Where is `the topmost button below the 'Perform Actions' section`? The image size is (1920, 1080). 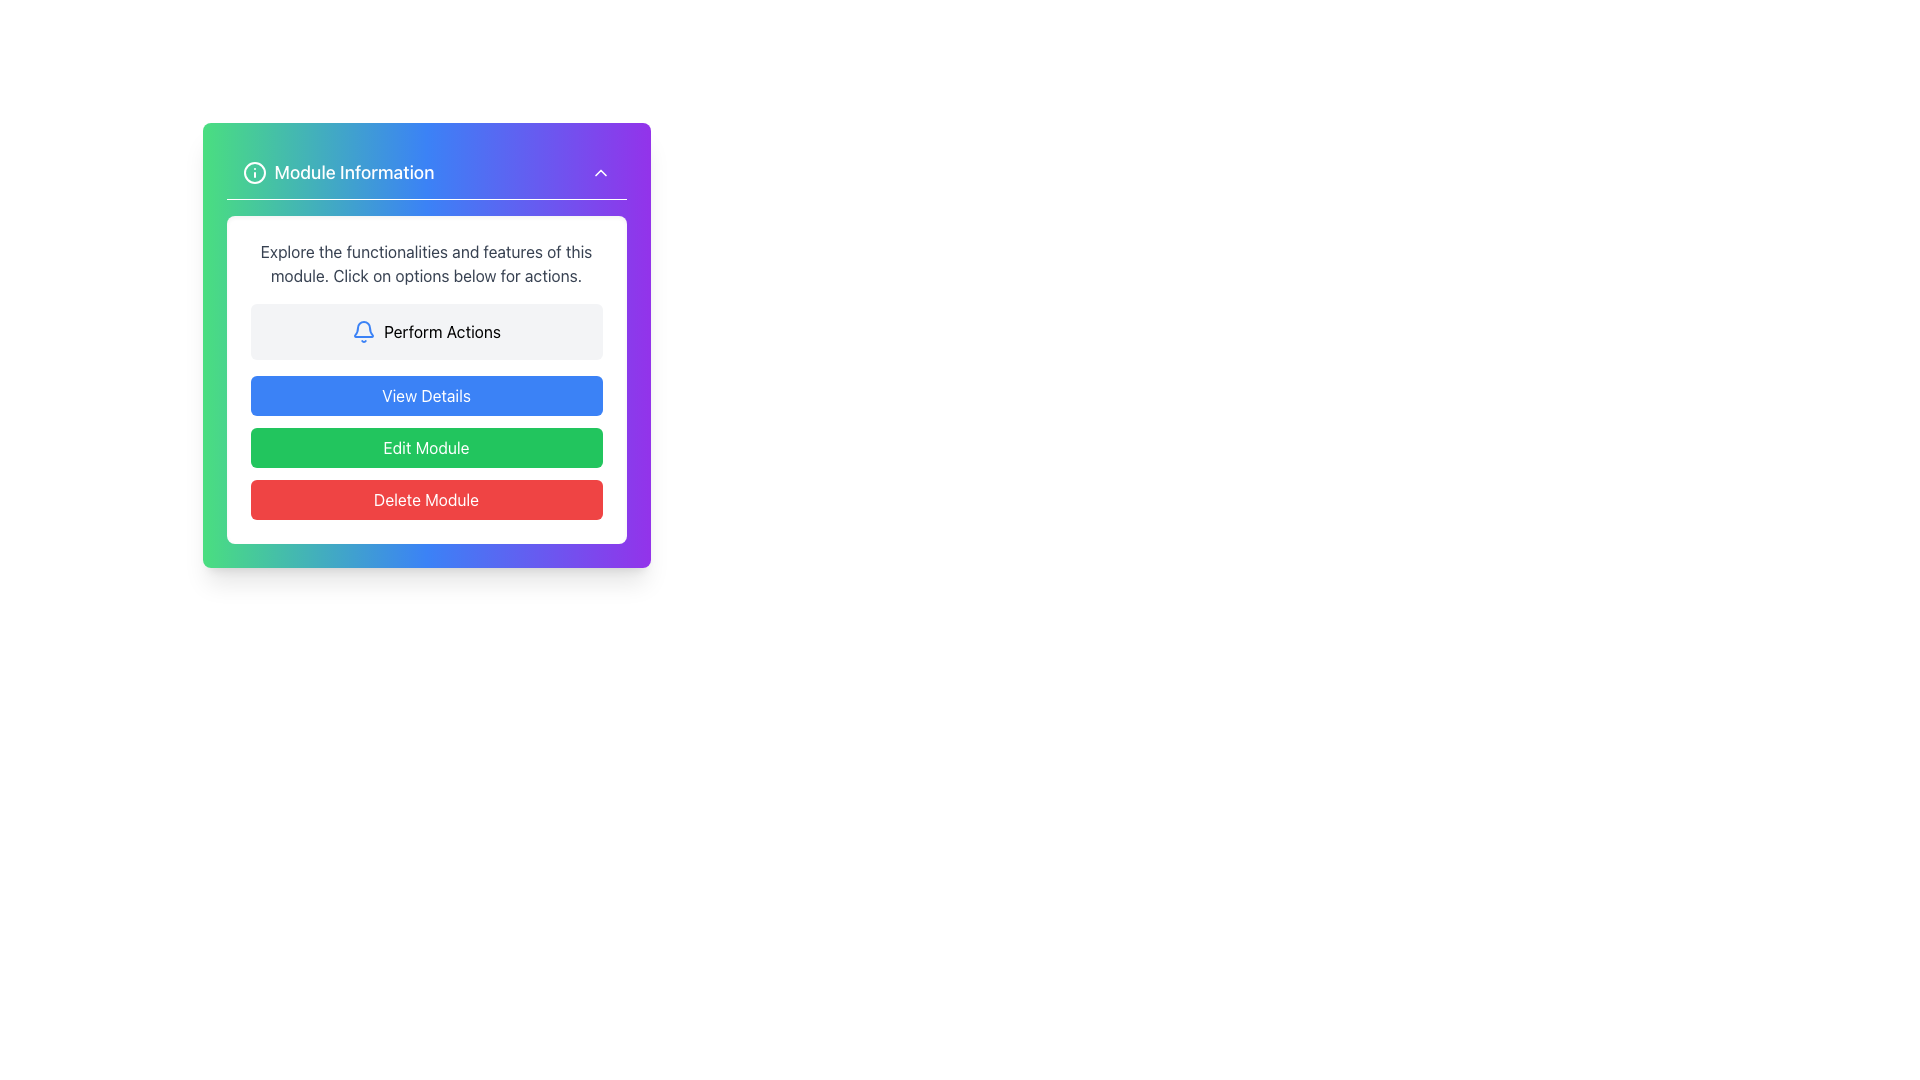 the topmost button below the 'Perform Actions' section is located at coordinates (425, 396).